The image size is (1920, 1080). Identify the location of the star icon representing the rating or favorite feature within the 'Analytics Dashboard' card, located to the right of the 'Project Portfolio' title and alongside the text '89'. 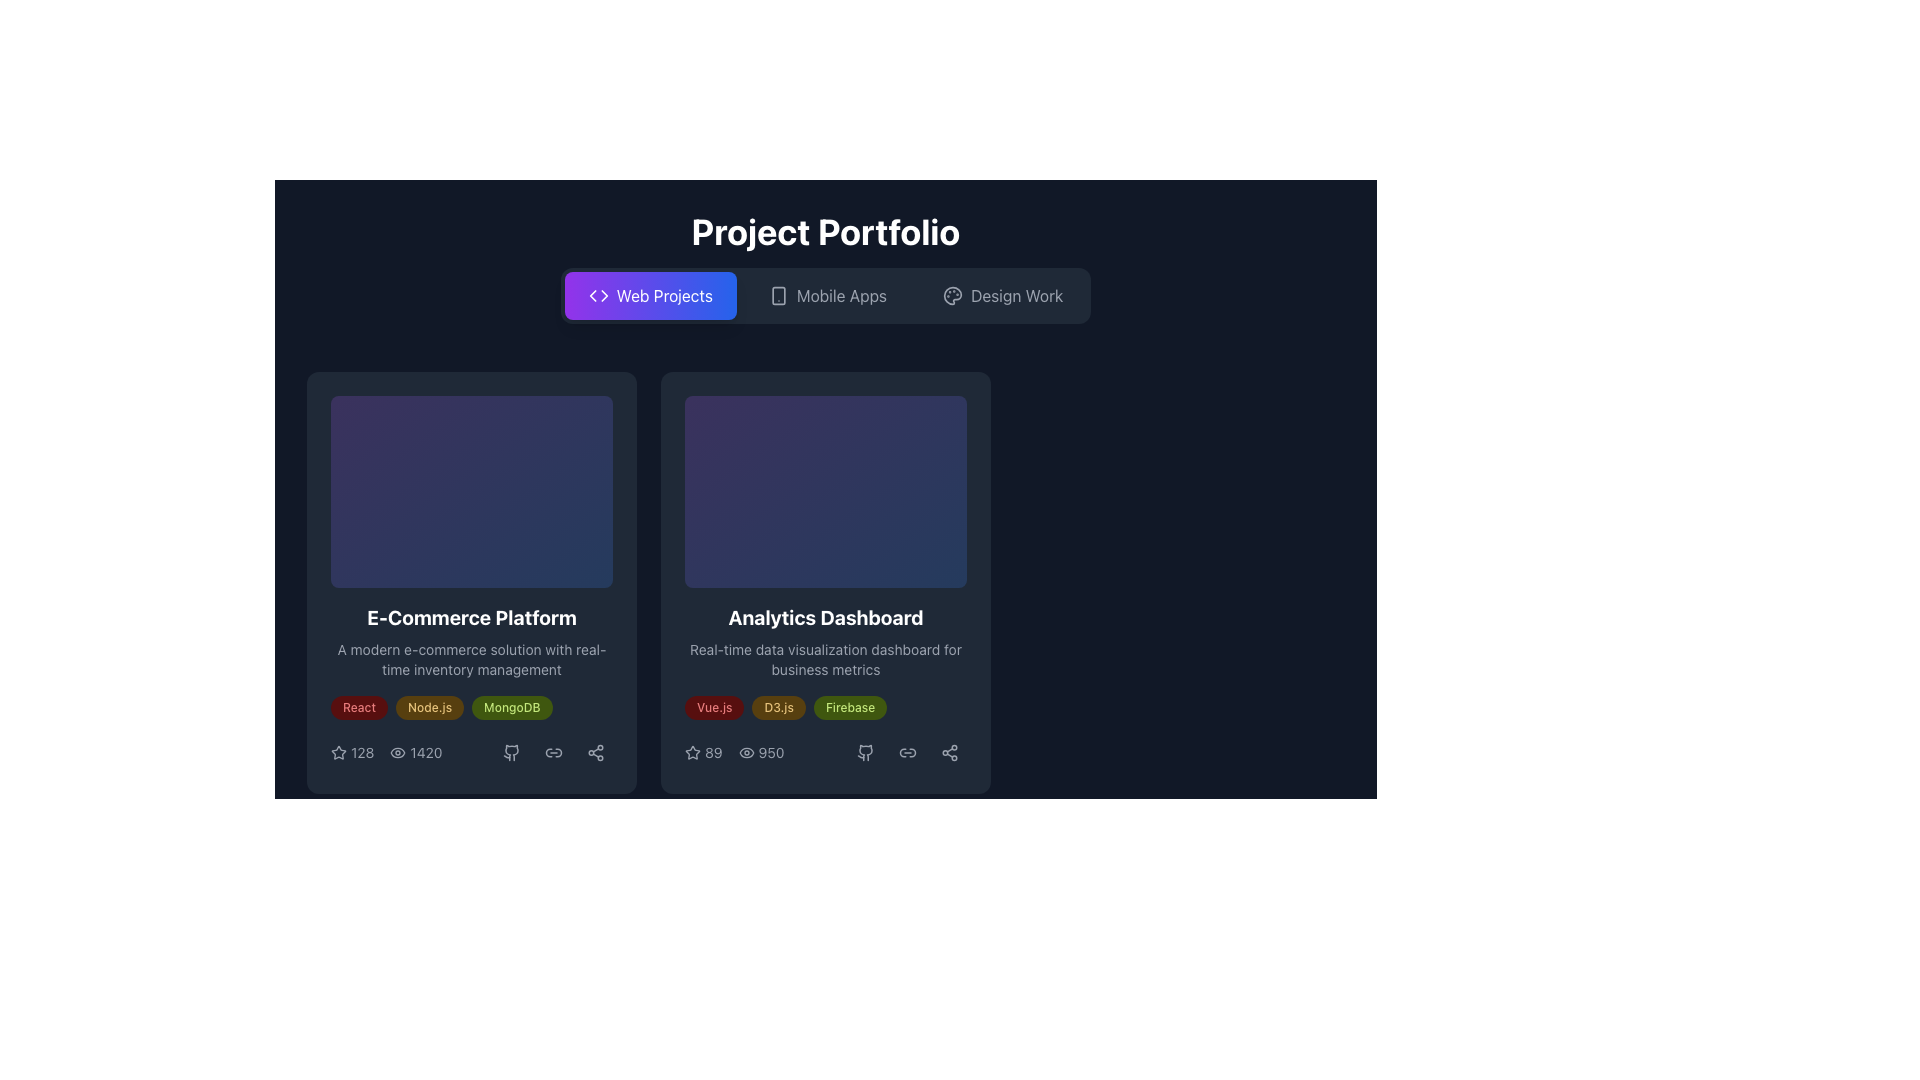
(692, 752).